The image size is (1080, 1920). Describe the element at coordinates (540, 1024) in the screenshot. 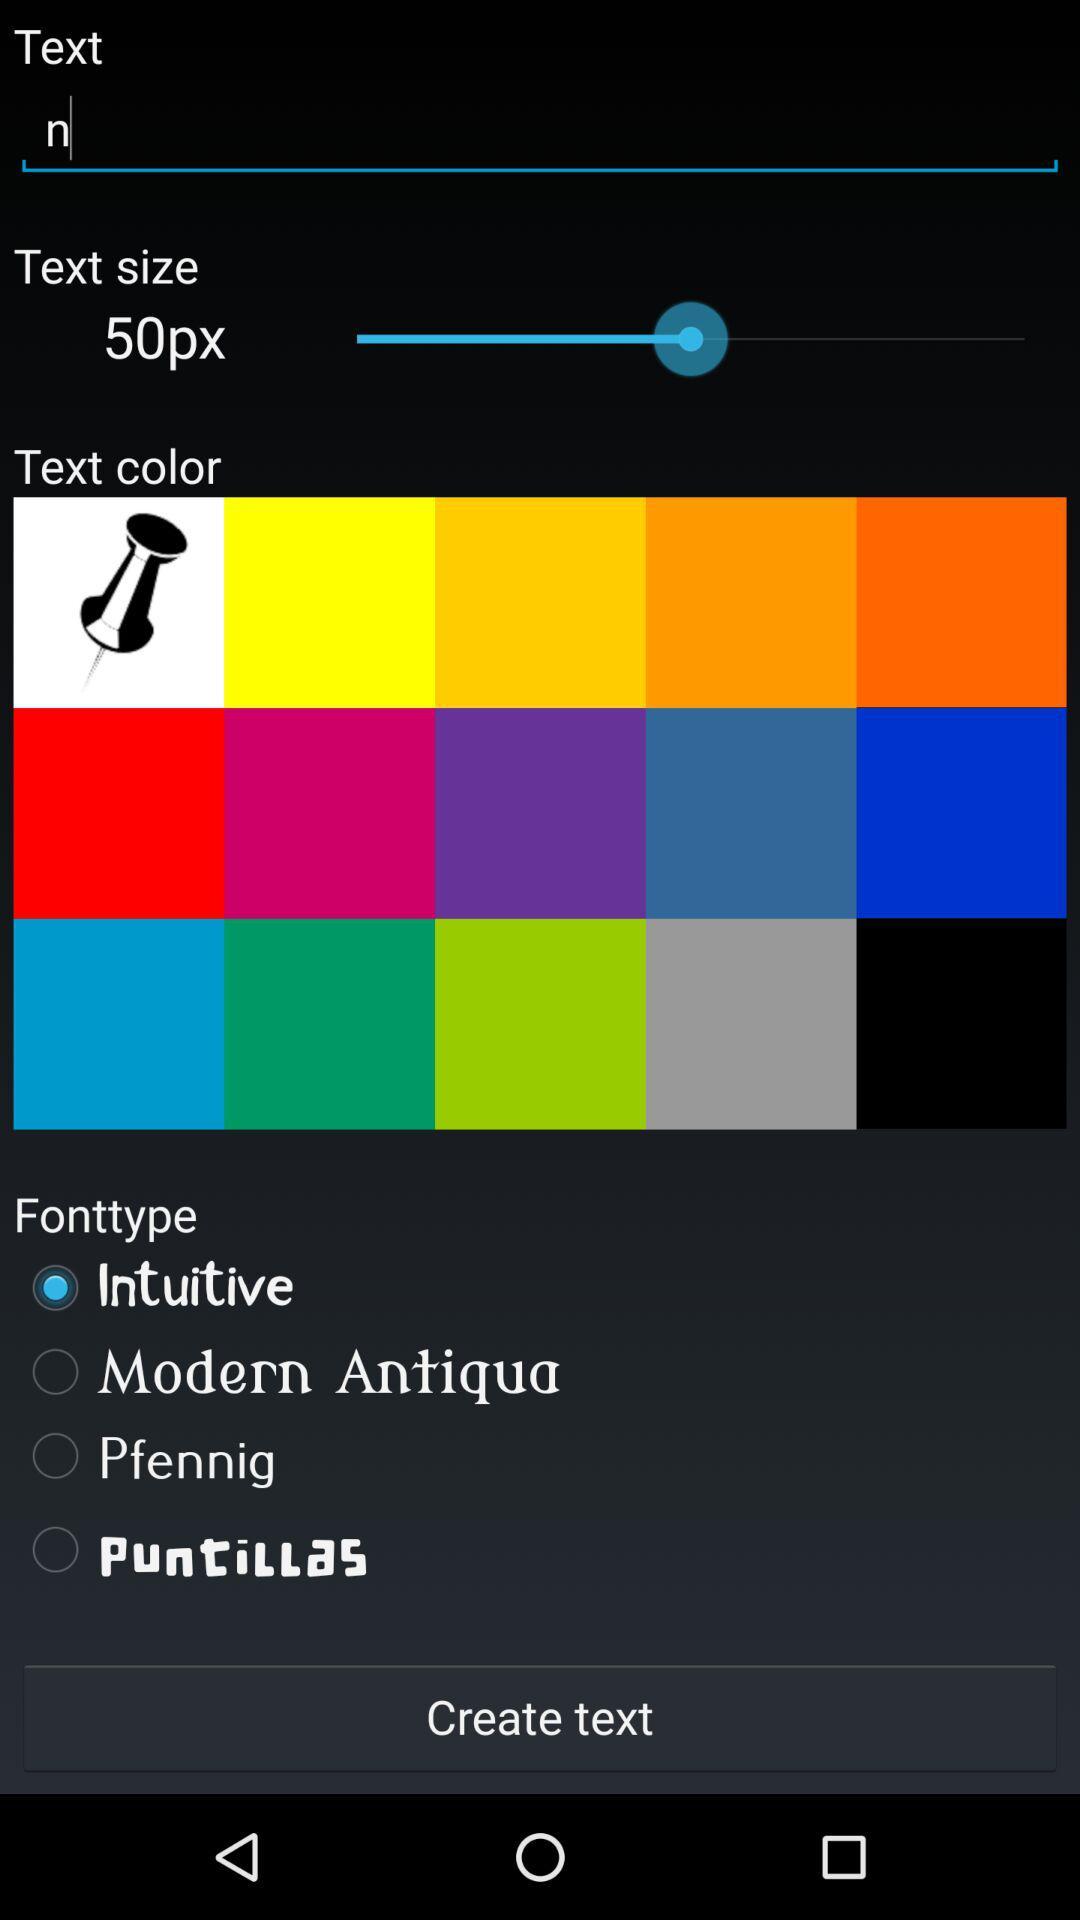

I see `item` at that location.